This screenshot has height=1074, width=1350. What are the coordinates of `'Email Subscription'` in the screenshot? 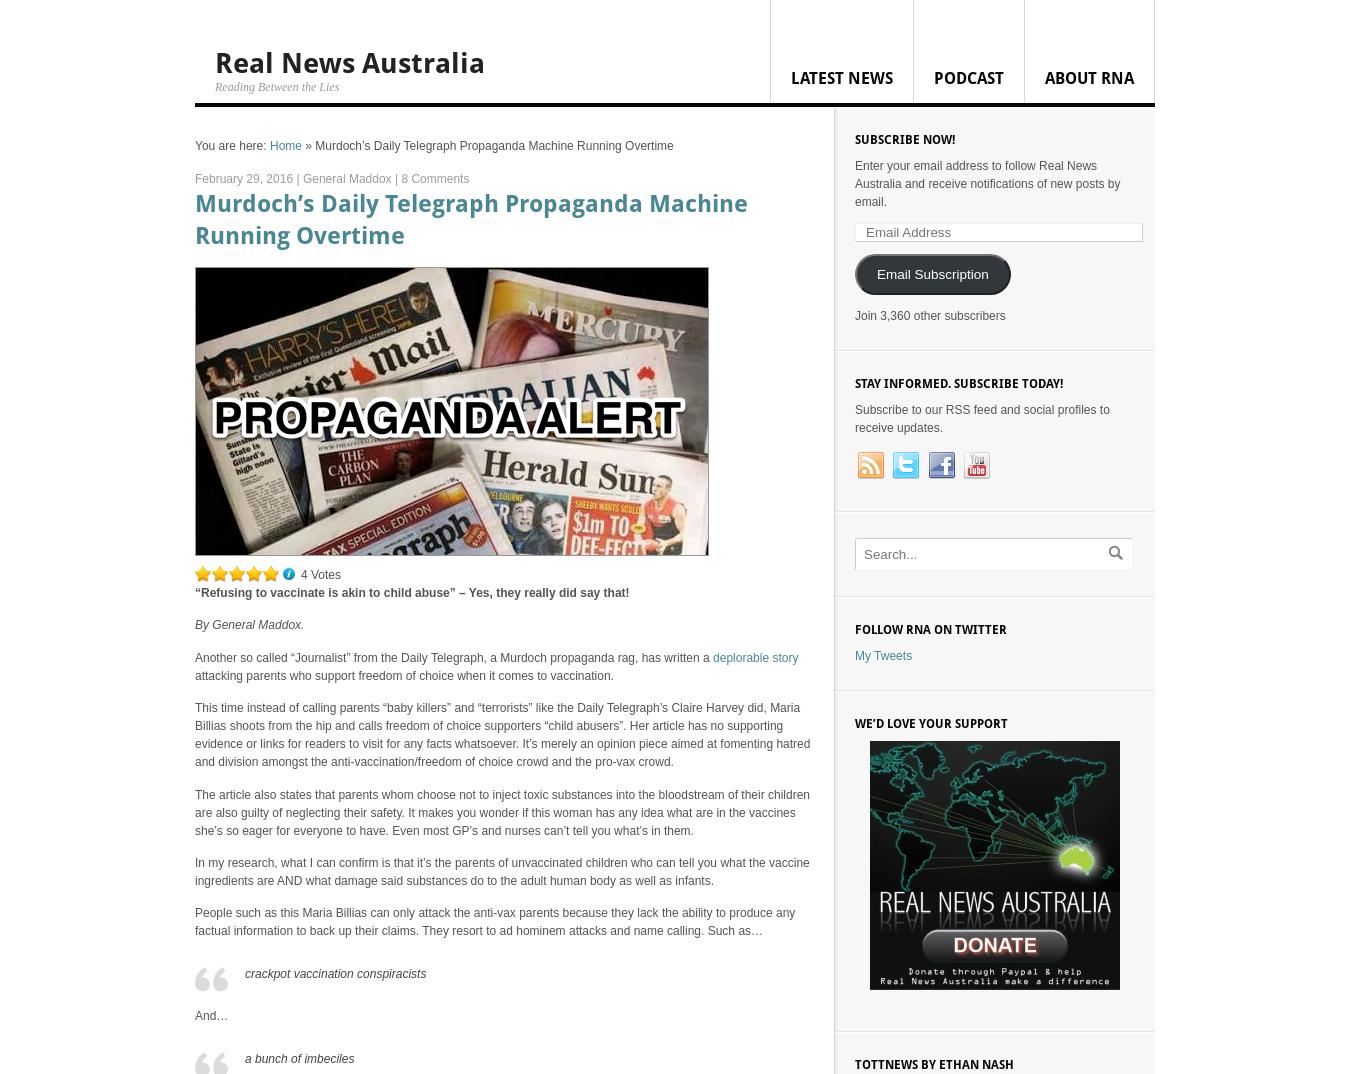 It's located at (931, 274).